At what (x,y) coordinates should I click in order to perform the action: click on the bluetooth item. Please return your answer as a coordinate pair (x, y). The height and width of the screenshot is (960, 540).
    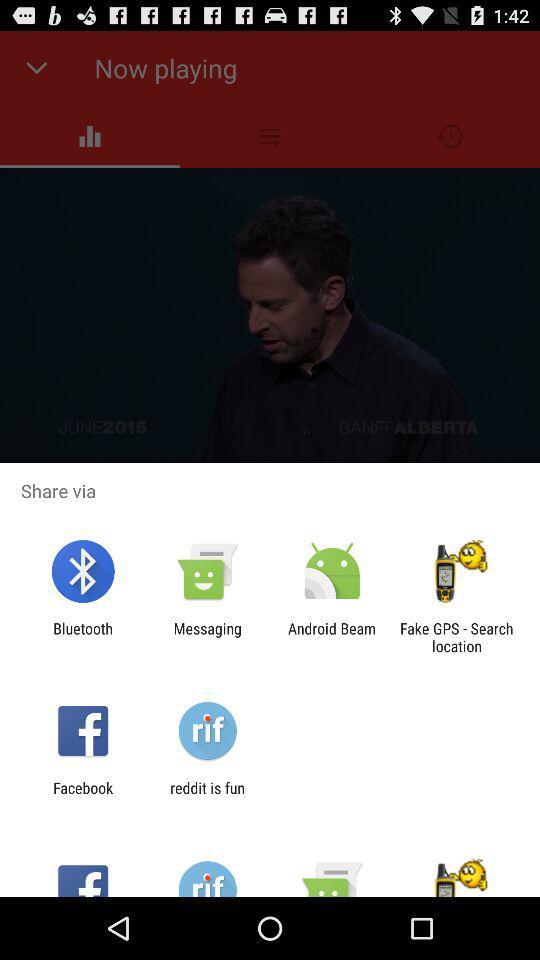
    Looking at the image, I should click on (82, 636).